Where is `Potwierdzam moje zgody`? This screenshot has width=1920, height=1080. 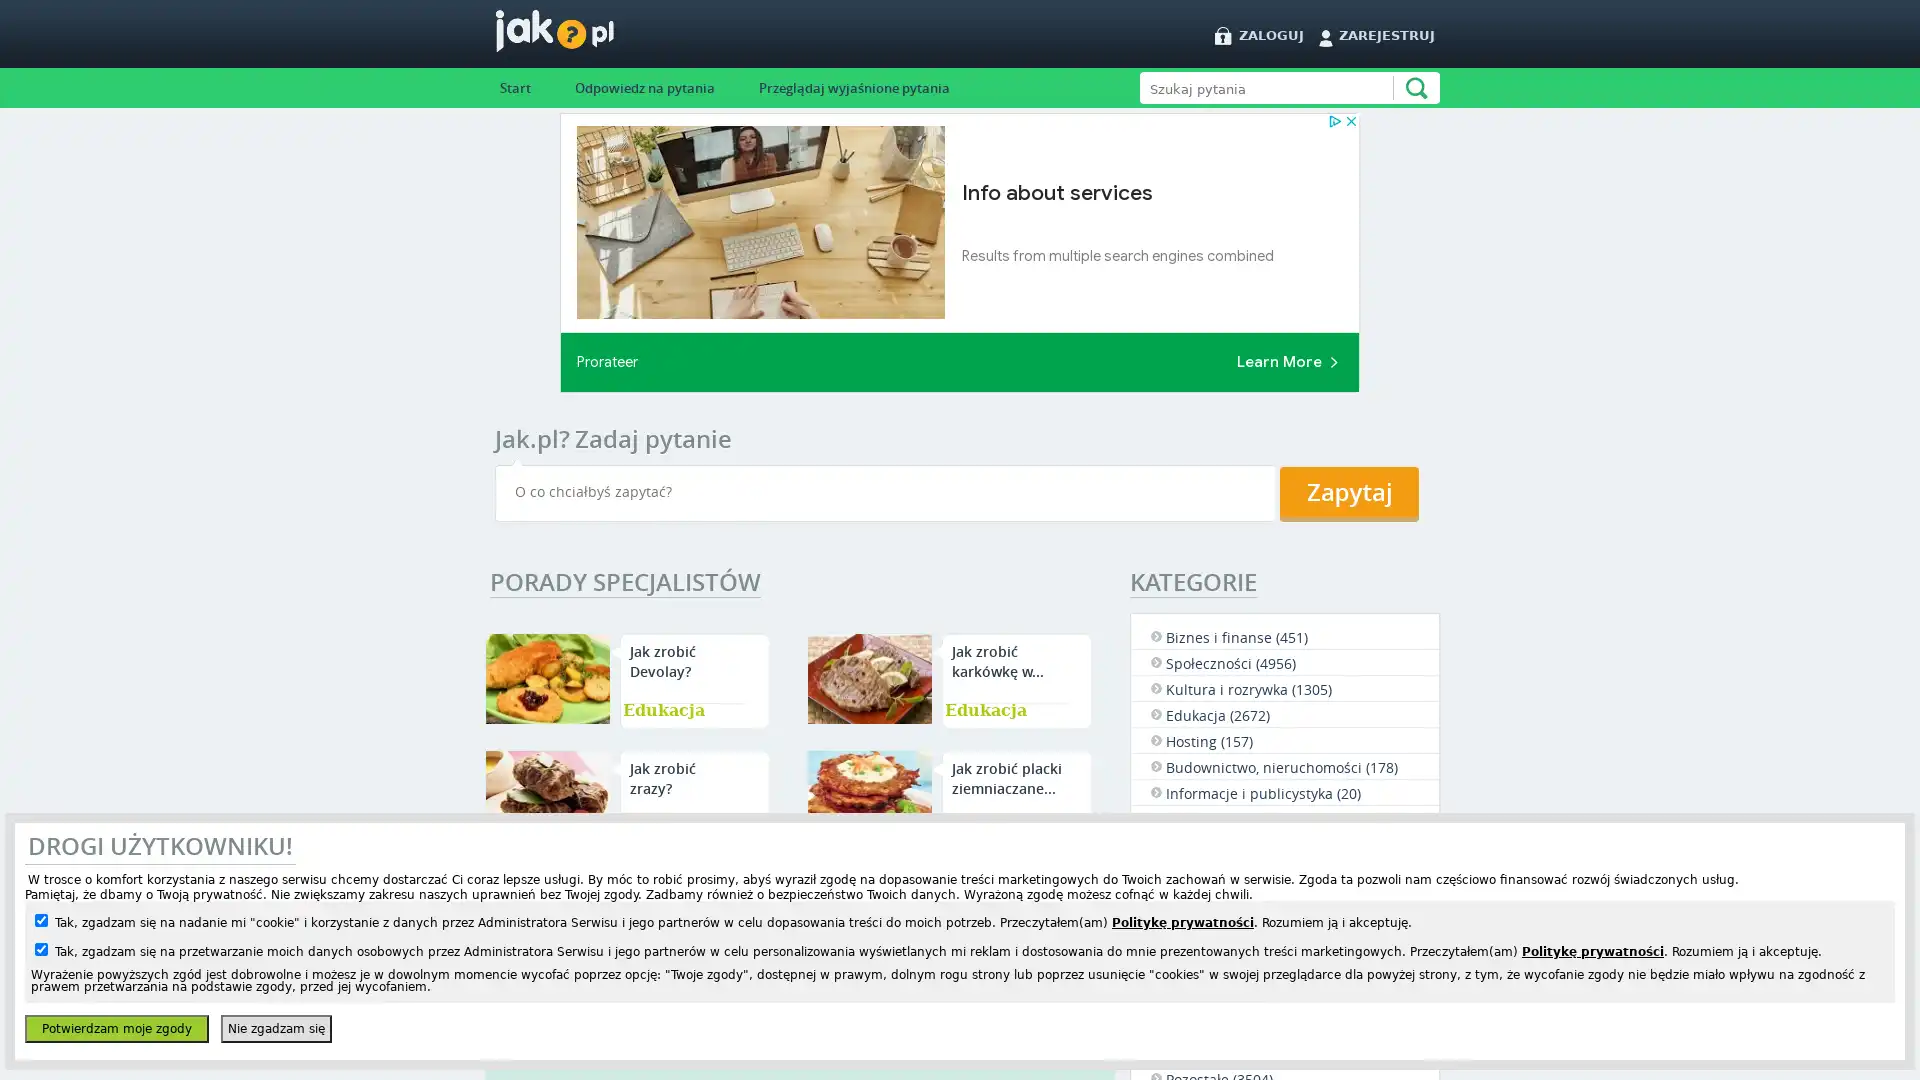 Potwierdzam moje zgody is located at coordinates (115, 1029).